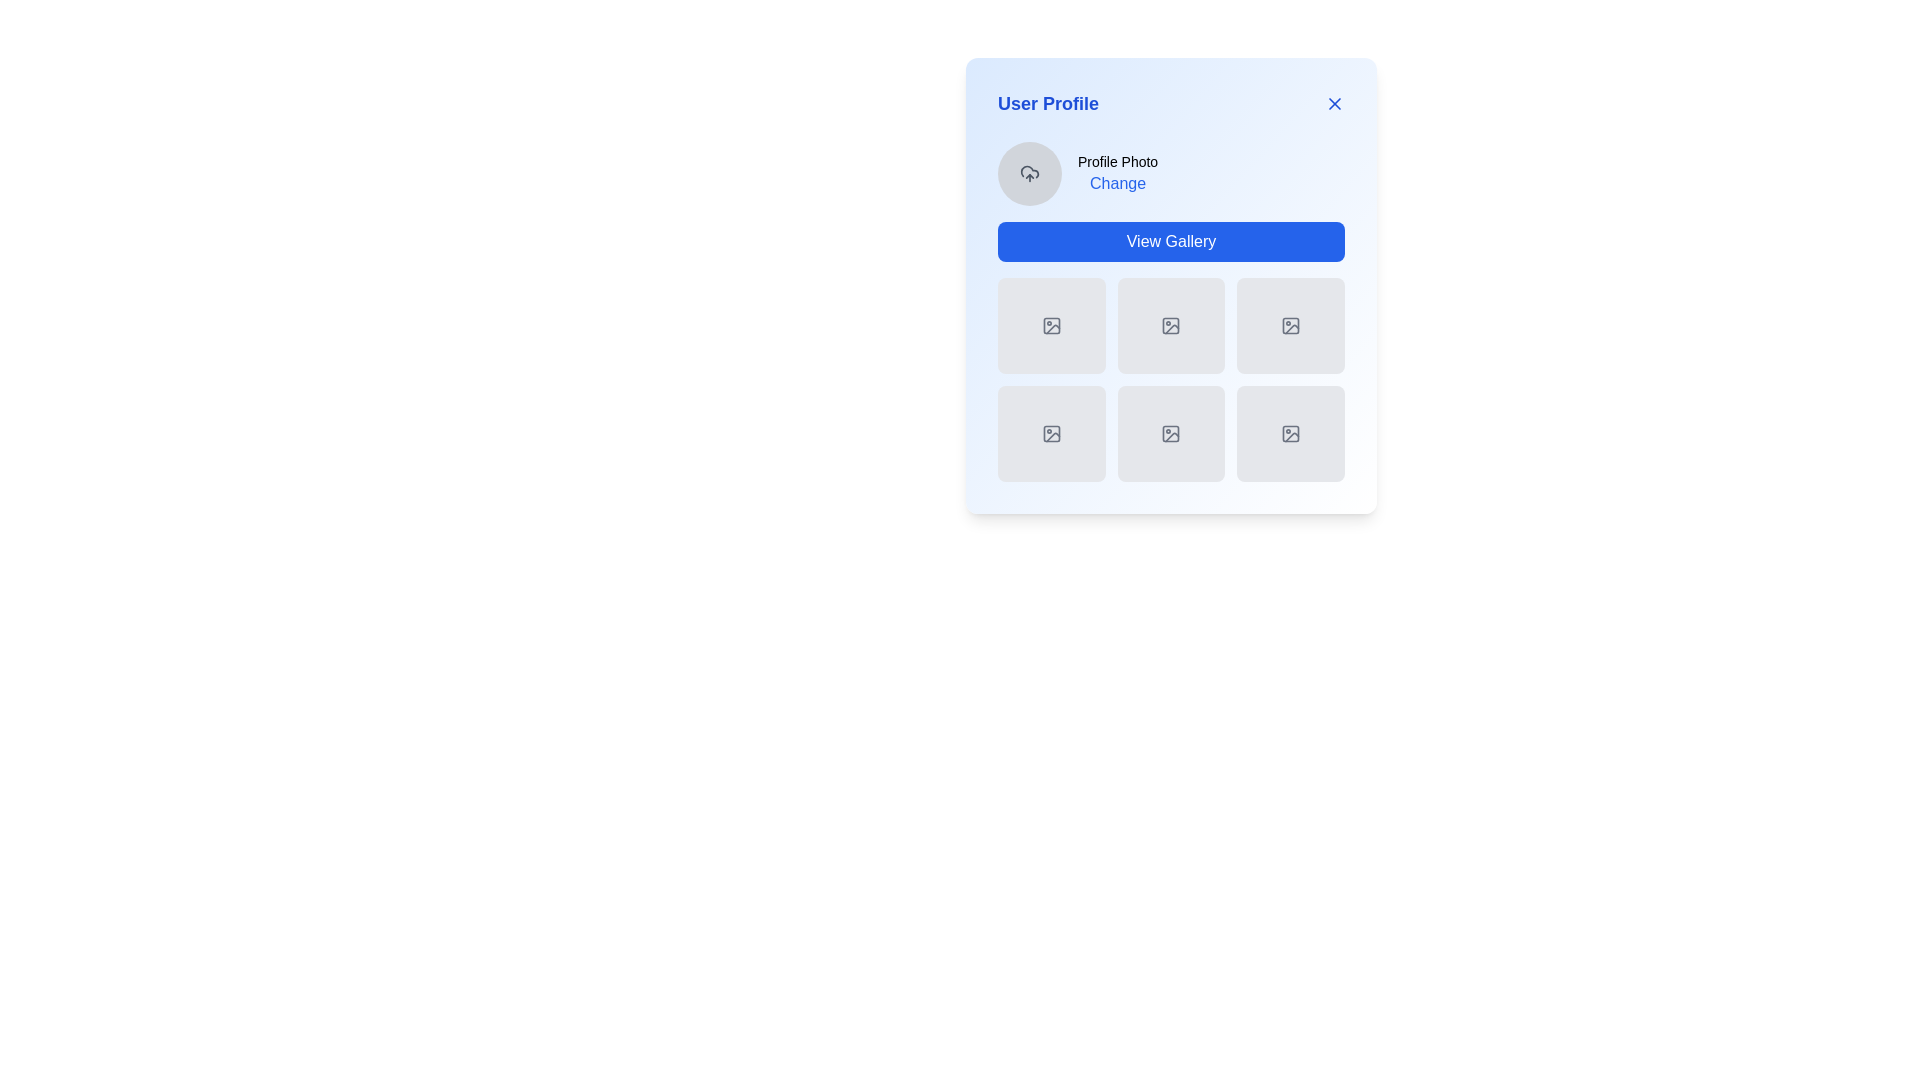 This screenshot has width=1920, height=1080. Describe the element at coordinates (1171, 312) in the screenshot. I see `the gray square selectable gallery card with an image icon located` at that location.